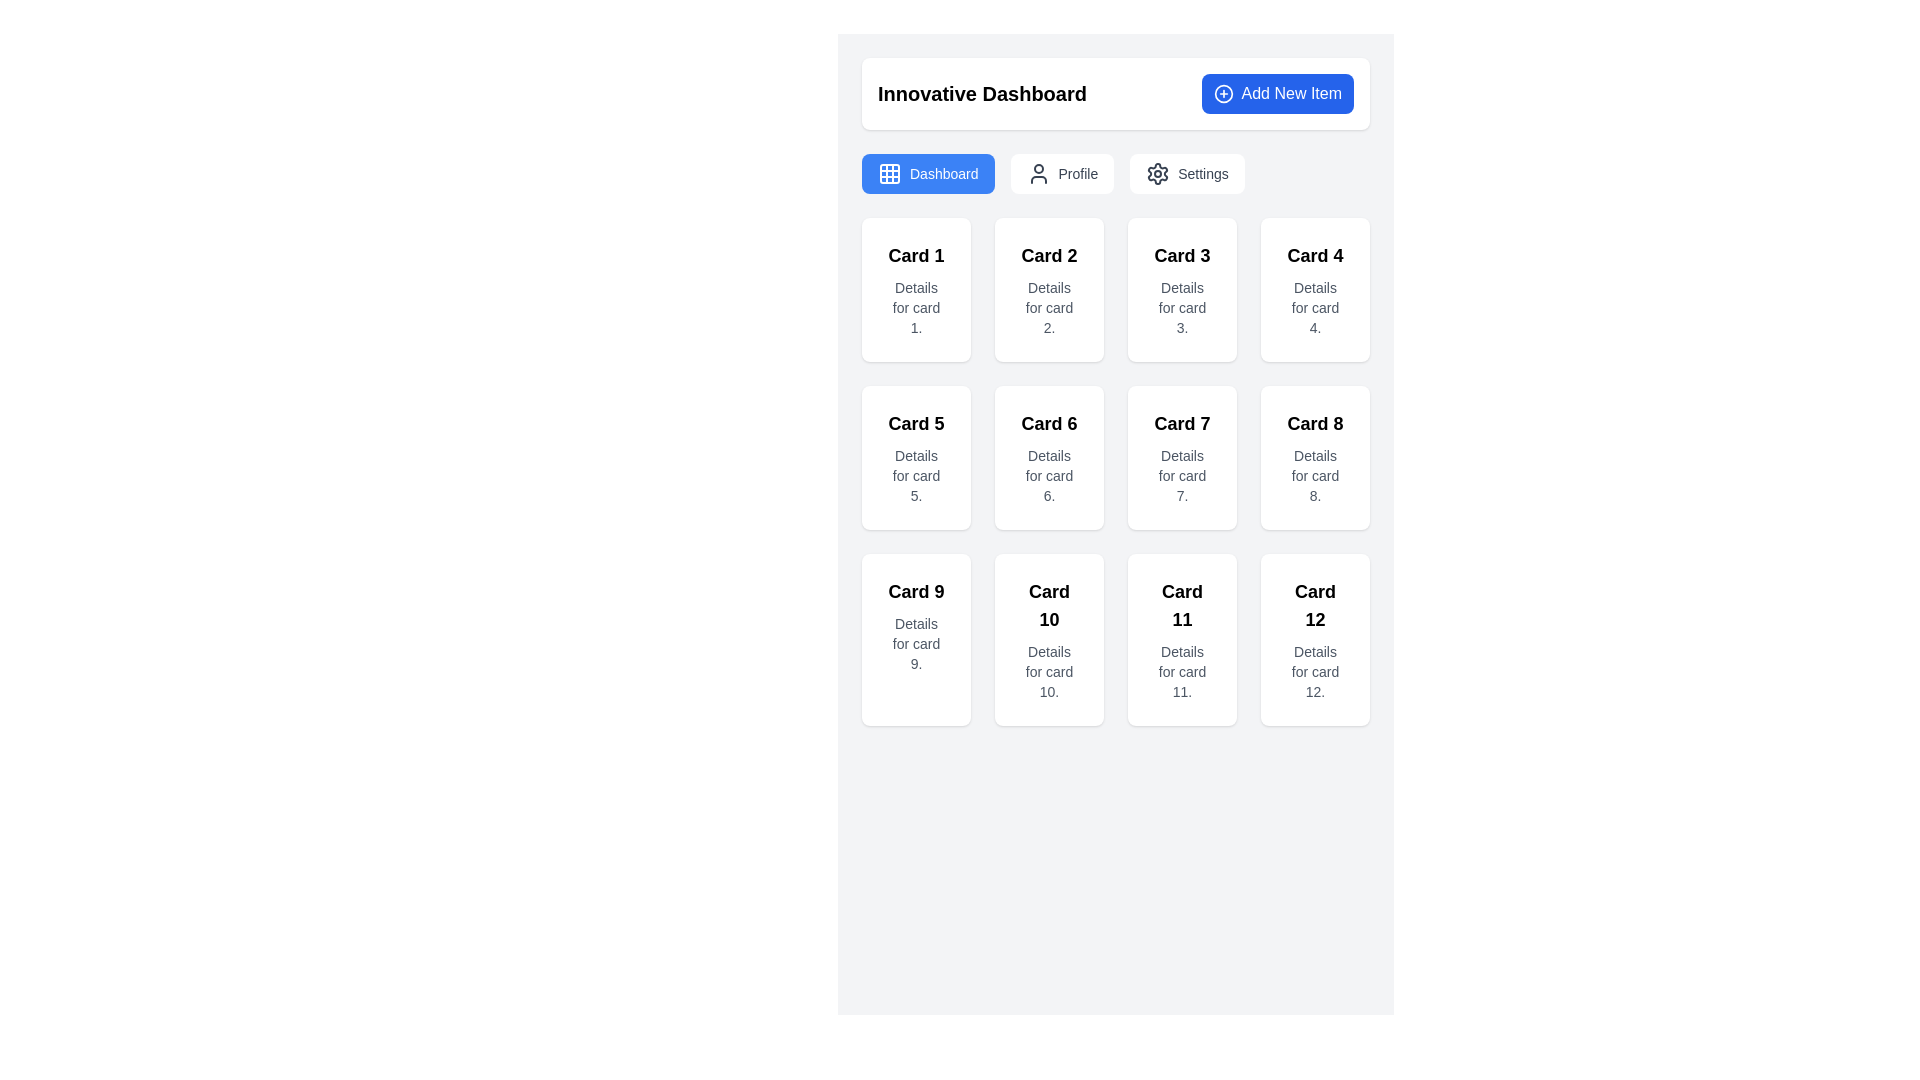 The height and width of the screenshot is (1080, 1920). What do you see at coordinates (1315, 308) in the screenshot?
I see `the static text displaying 'Details for card 4.' located below the title 'Card 4' in the first row, fourth column of the grid layout` at bounding box center [1315, 308].